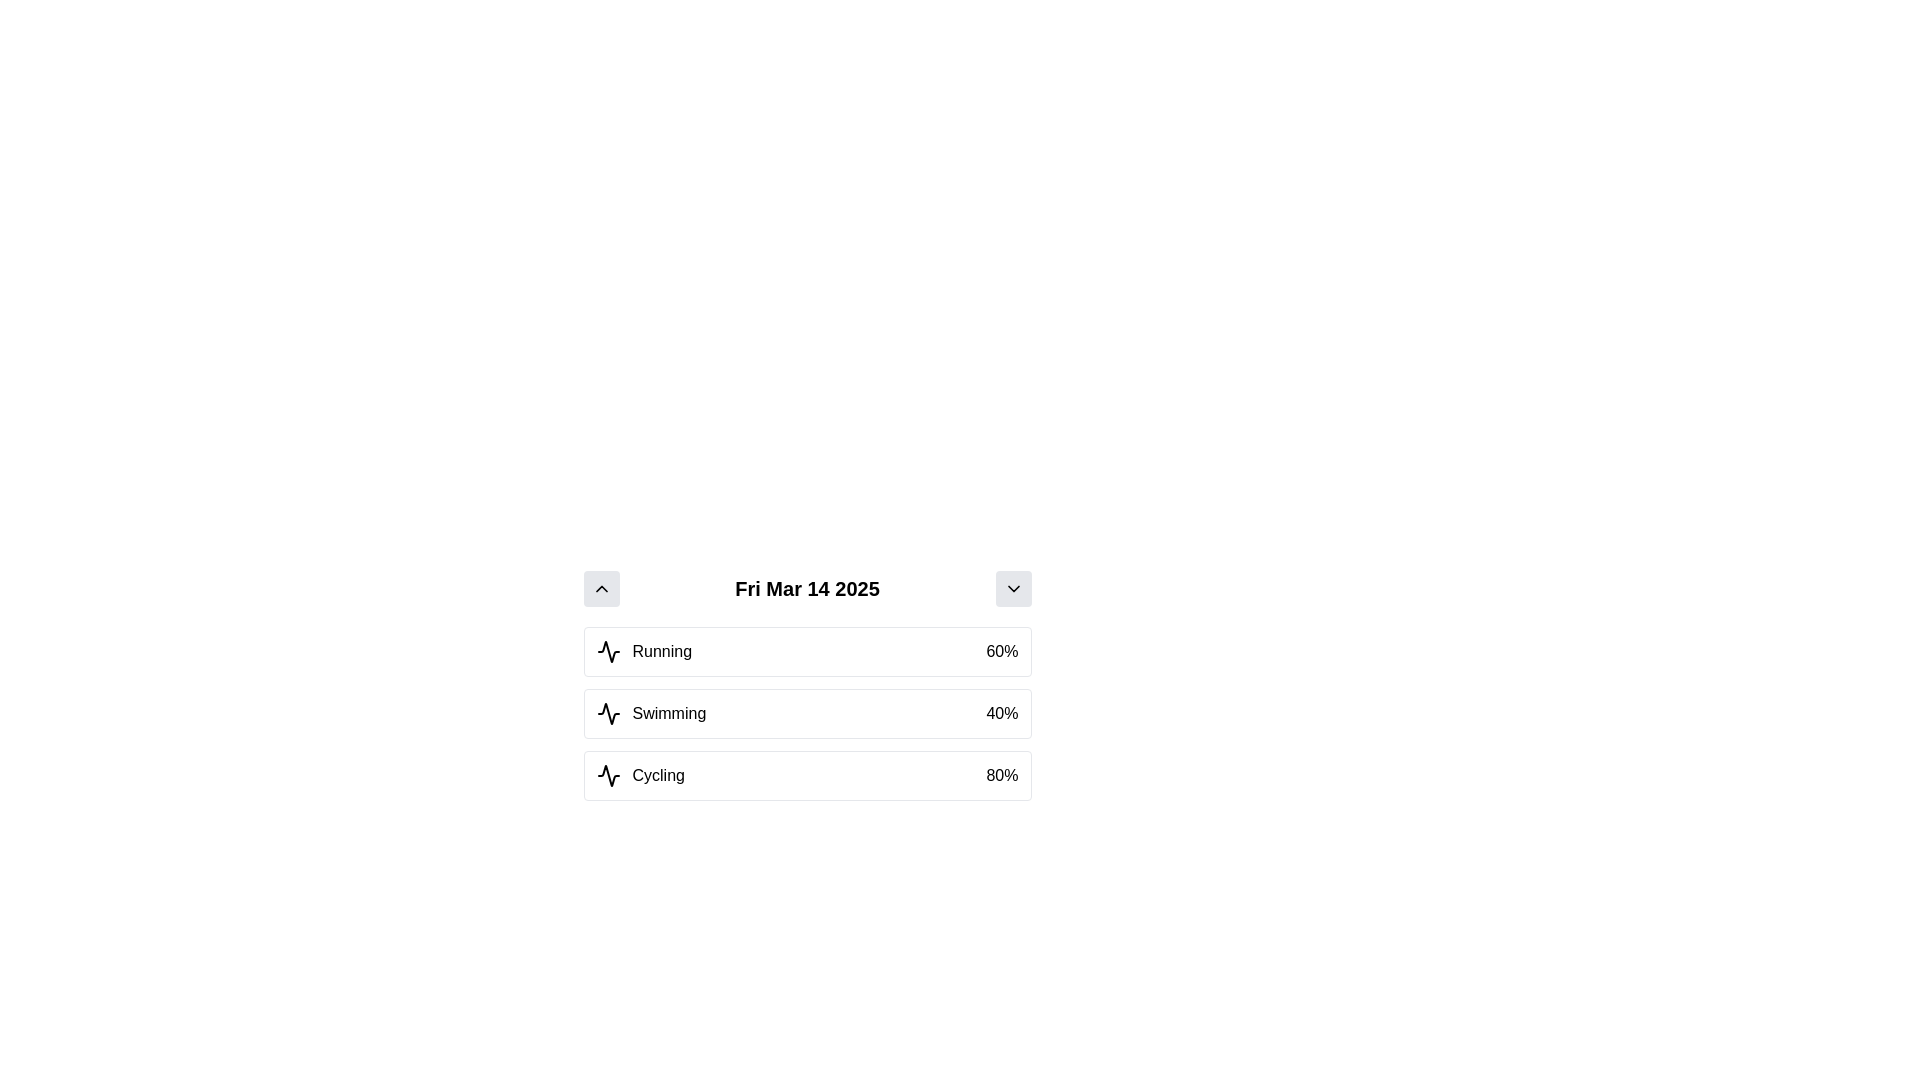 The image size is (1920, 1080). Describe the element at coordinates (807, 774) in the screenshot. I see `the 'Cycling' card item, which is the third item in the list below the date 'Fri Mar 14 2025'` at that location.